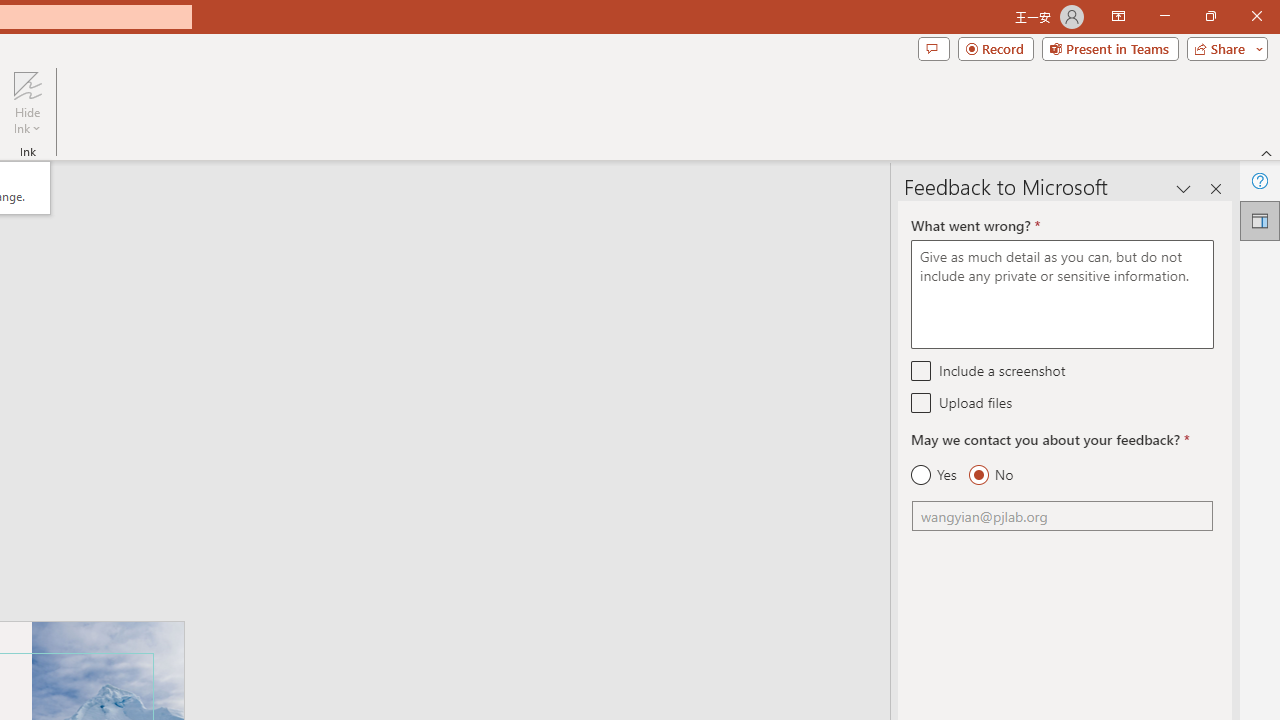 The height and width of the screenshot is (720, 1280). What do you see at coordinates (1061, 515) in the screenshot?
I see `'Email'` at bounding box center [1061, 515].